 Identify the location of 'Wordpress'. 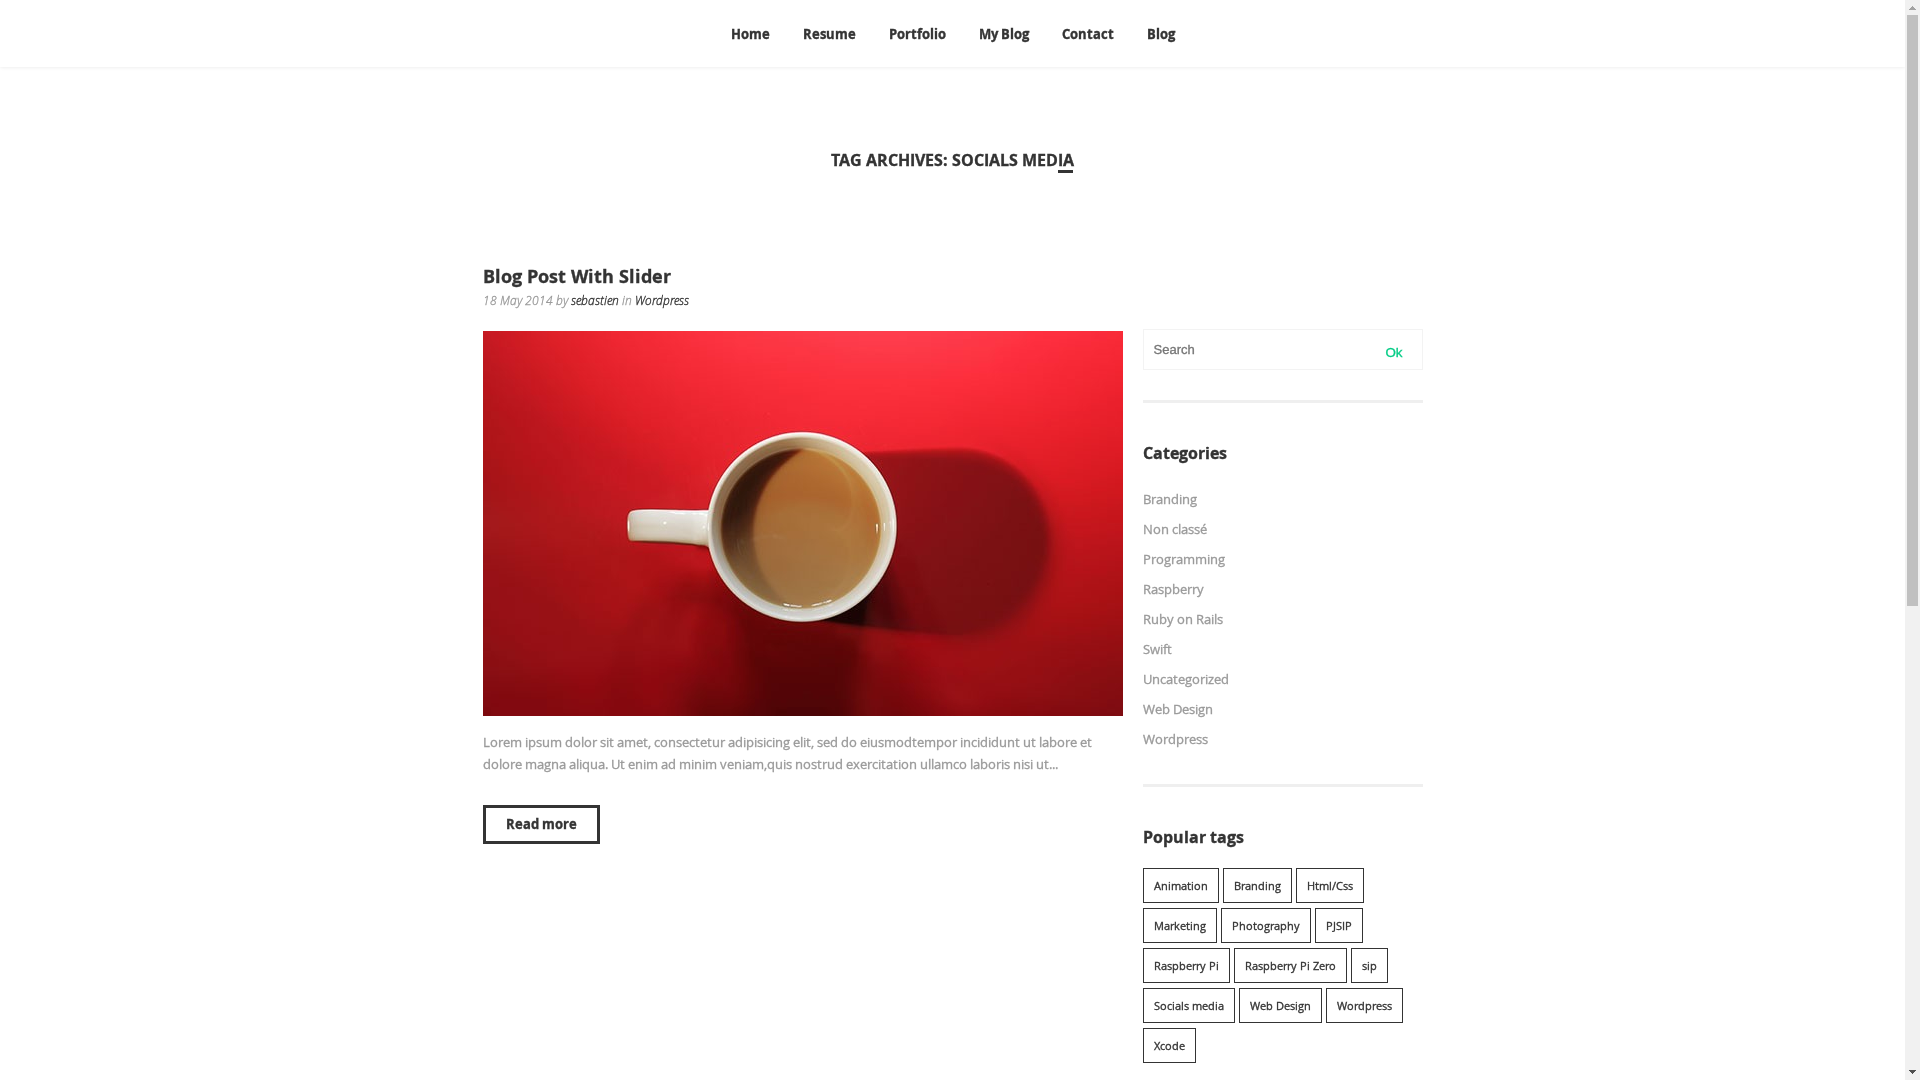
(661, 300).